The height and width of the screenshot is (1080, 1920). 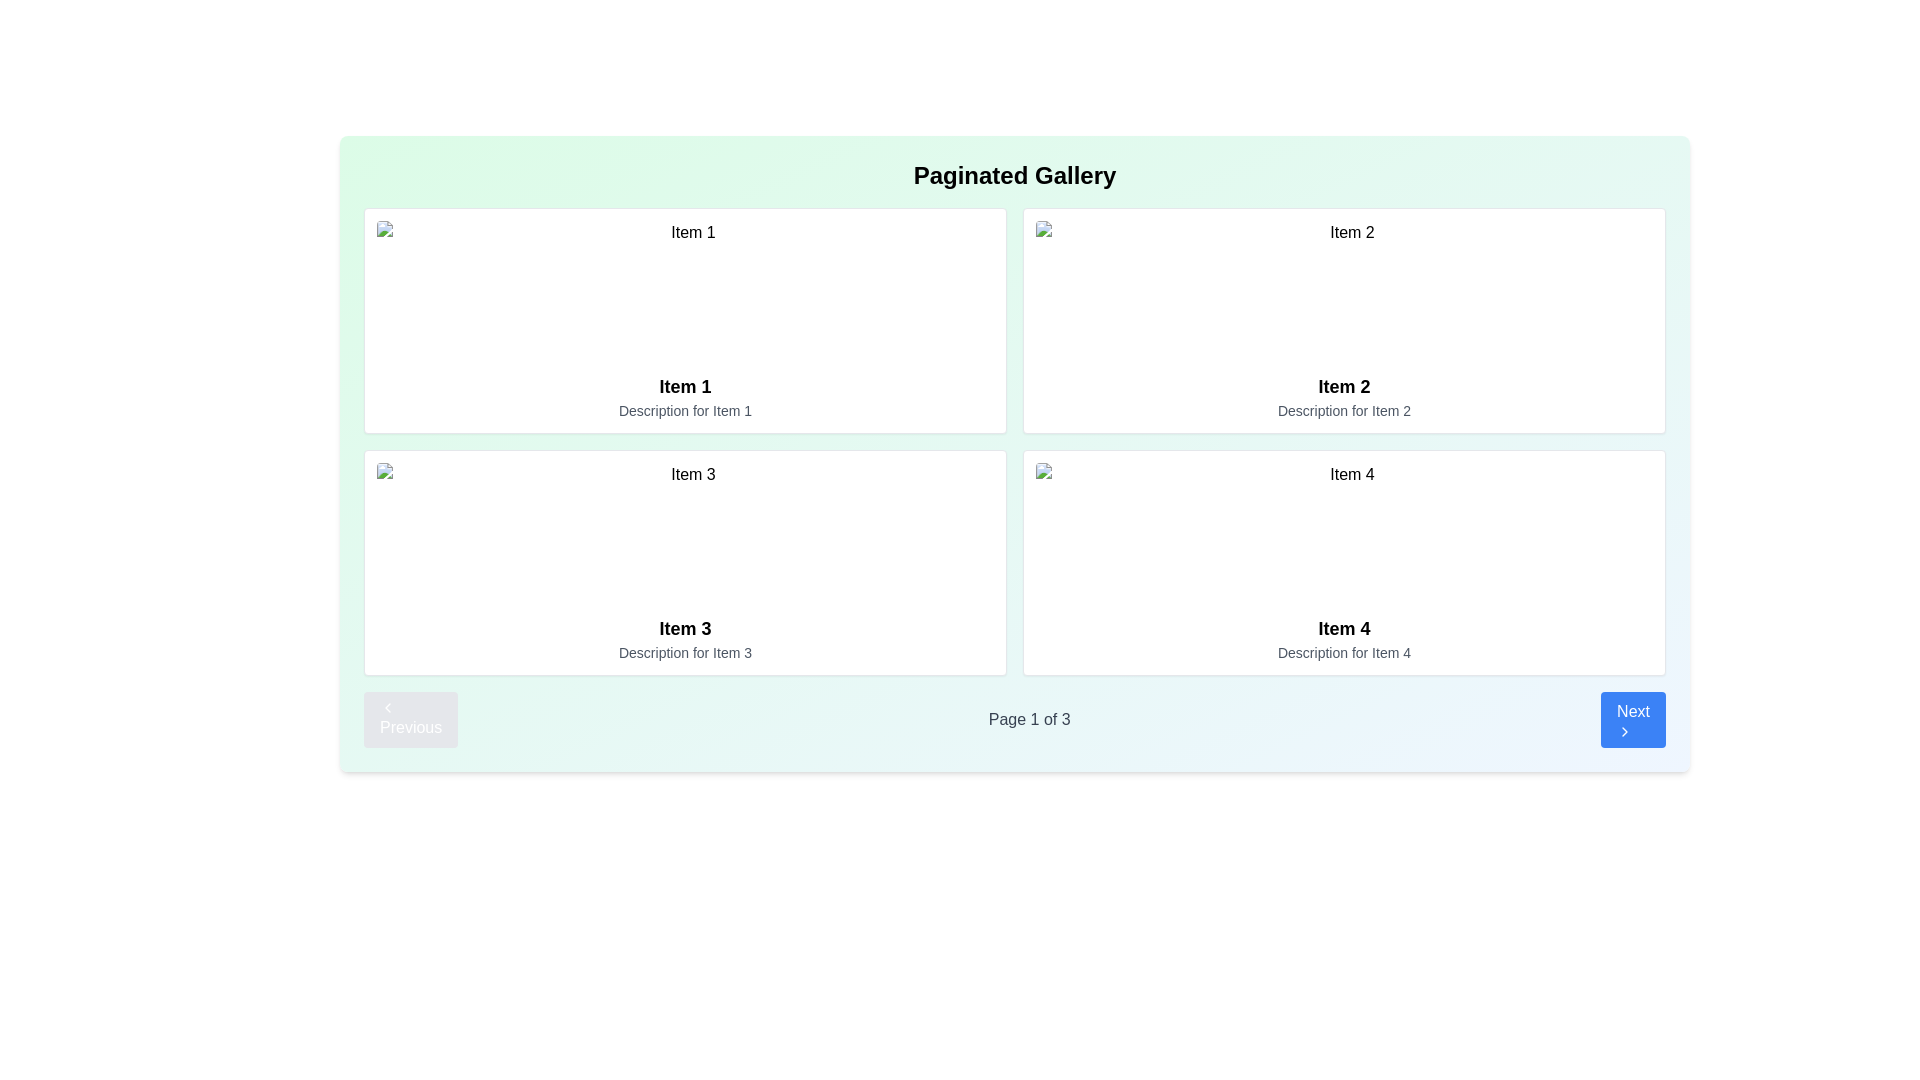 I want to click on the bold text label displaying 'Item 3', which is positioned in the upper central part of the third tile in a 2x2 grid layout, so click(x=685, y=627).